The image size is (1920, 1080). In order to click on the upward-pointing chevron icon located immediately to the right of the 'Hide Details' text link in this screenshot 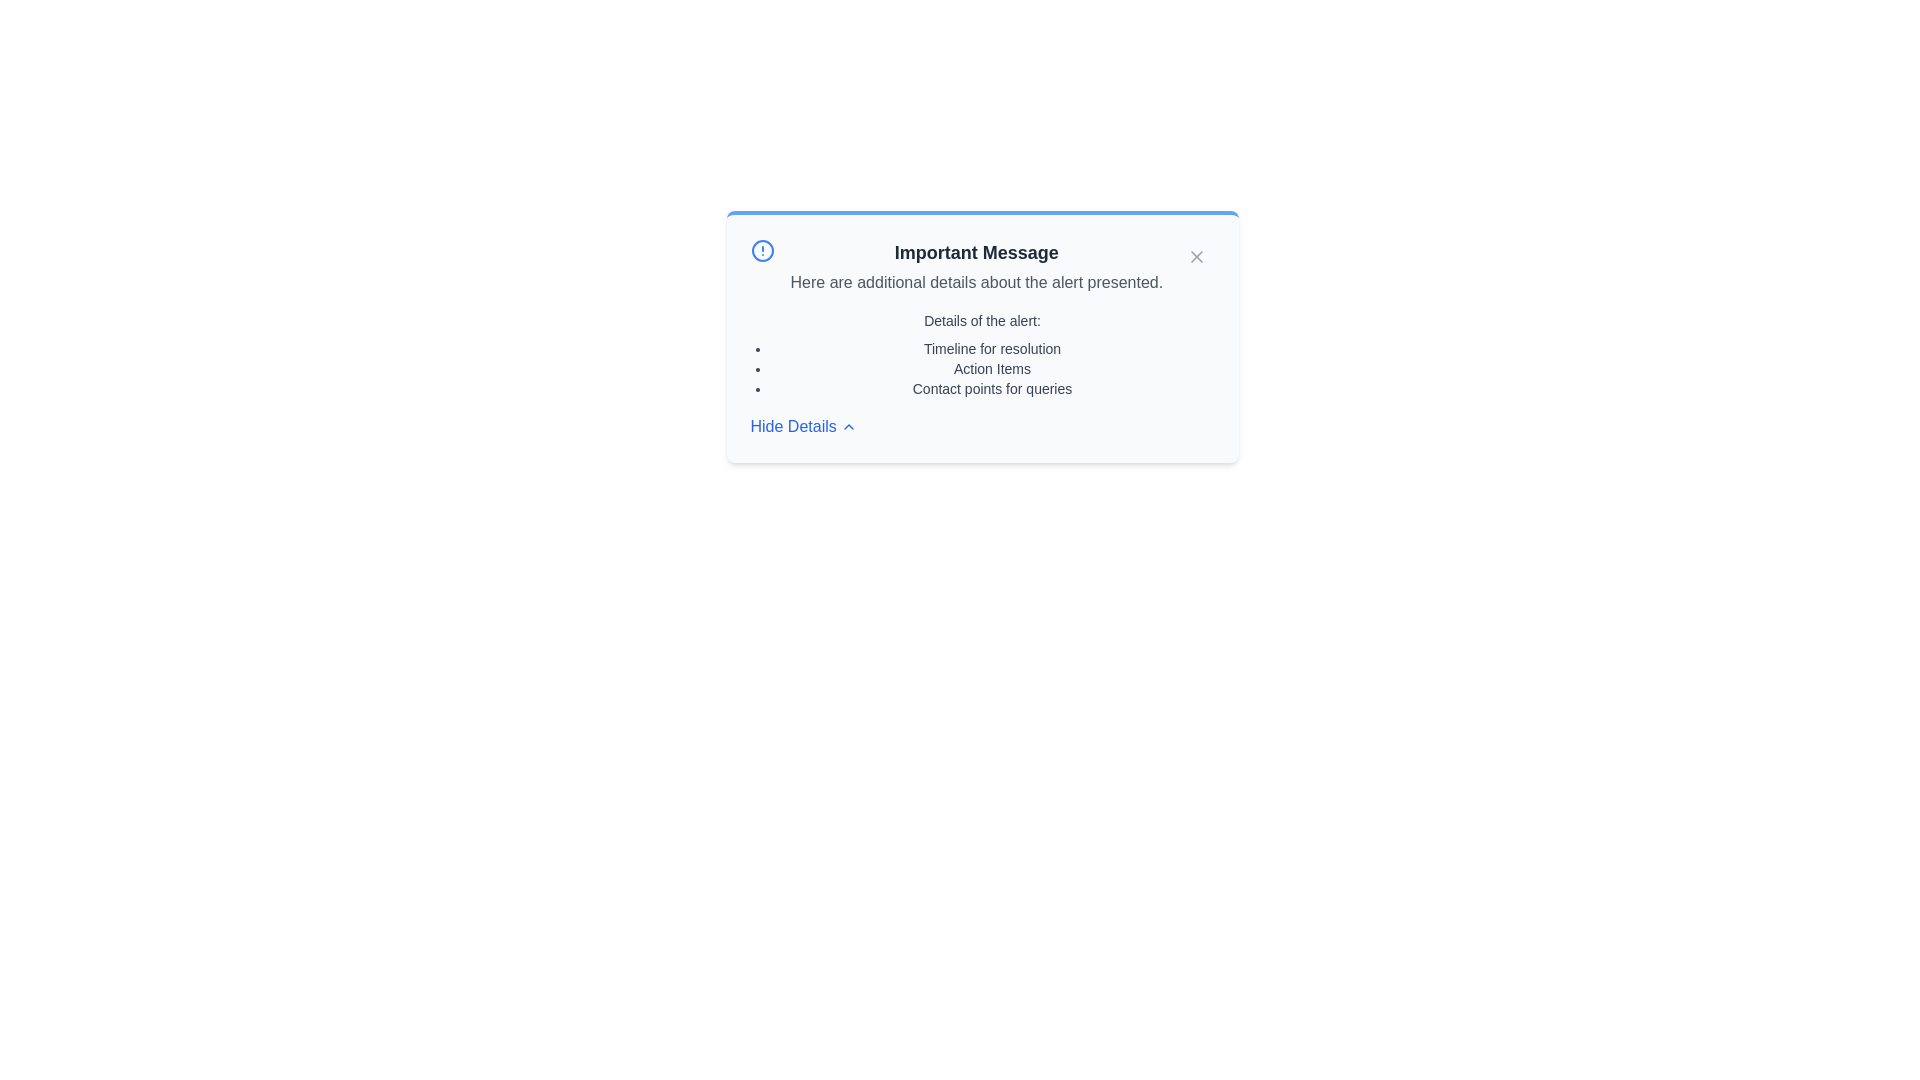, I will do `click(848, 426)`.